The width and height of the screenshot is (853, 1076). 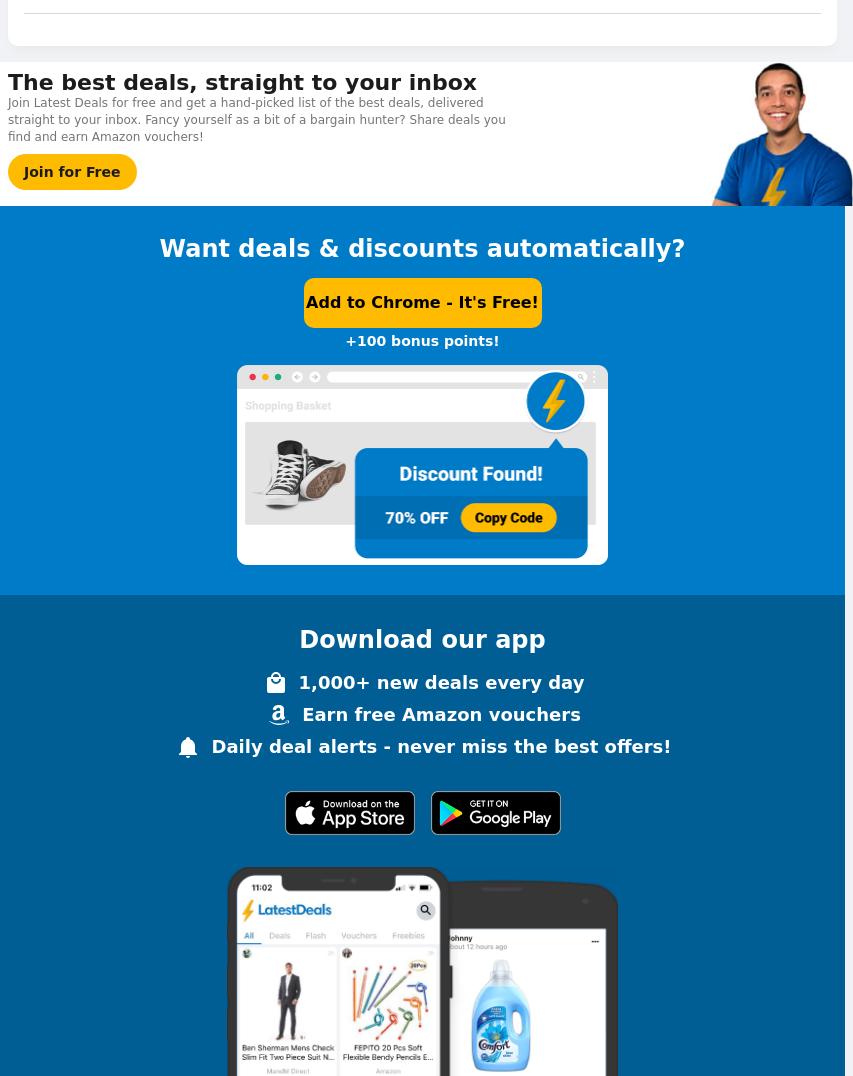 I want to click on 'Join for Free', so click(x=70, y=170).